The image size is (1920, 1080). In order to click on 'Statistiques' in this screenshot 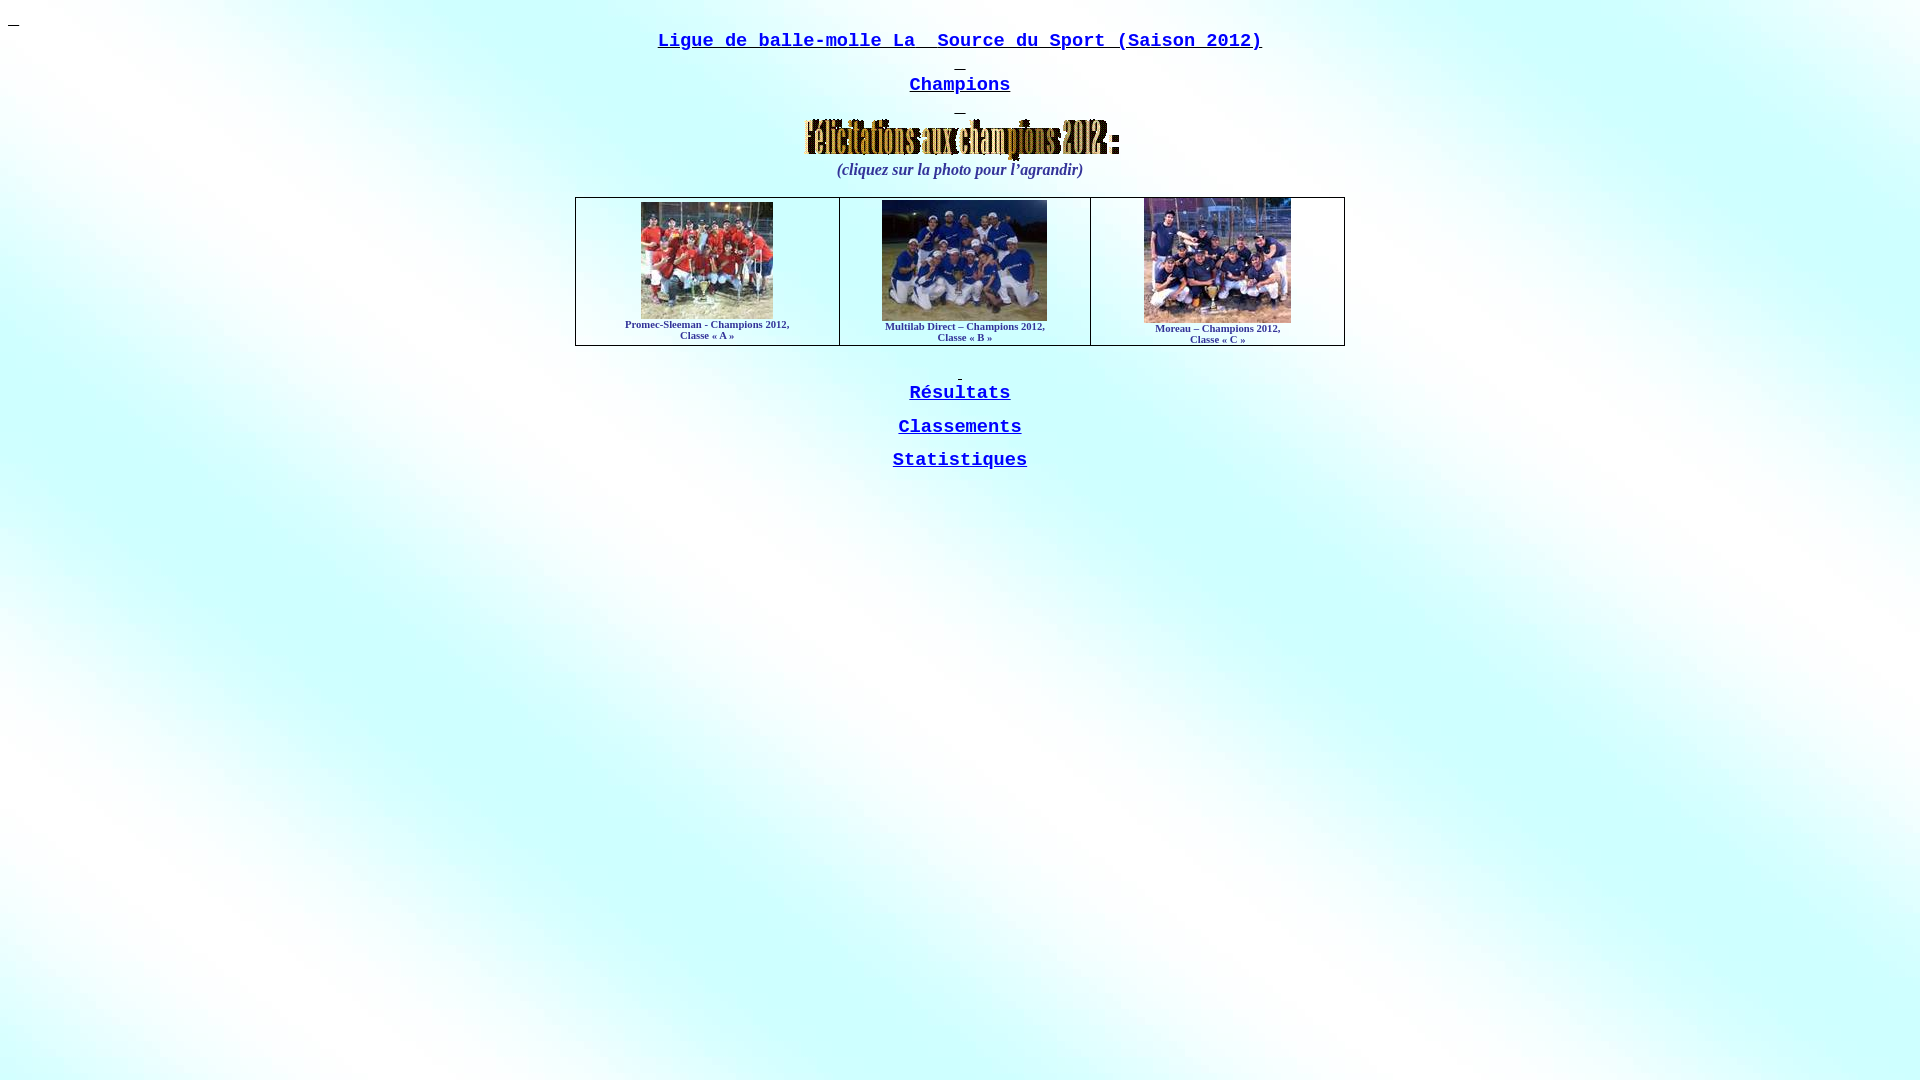, I will do `click(960, 459)`.